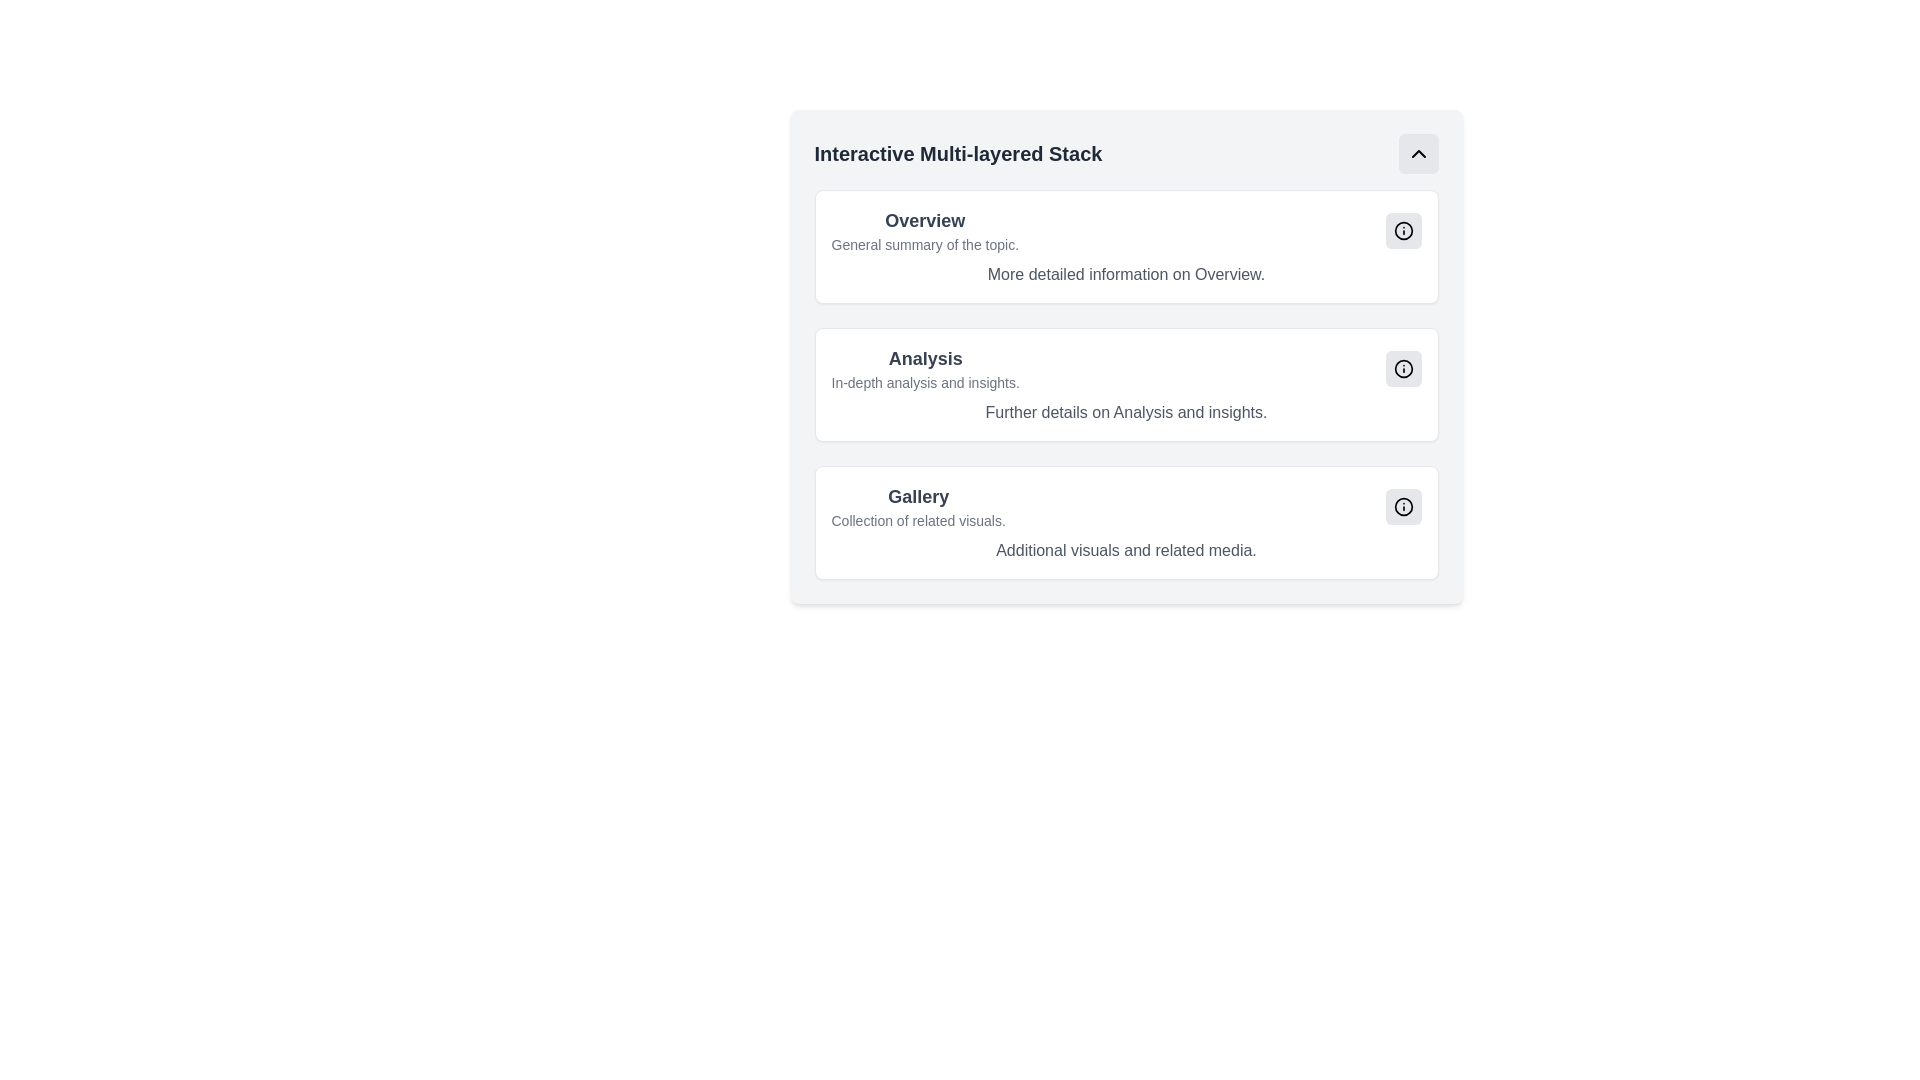  What do you see at coordinates (917, 505) in the screenshot?
I see `the Descriptive text group that labels and describes a section related to visual collections, positioned below 'Analysis' and above an interactive icon` at bounding box center [917, 505].